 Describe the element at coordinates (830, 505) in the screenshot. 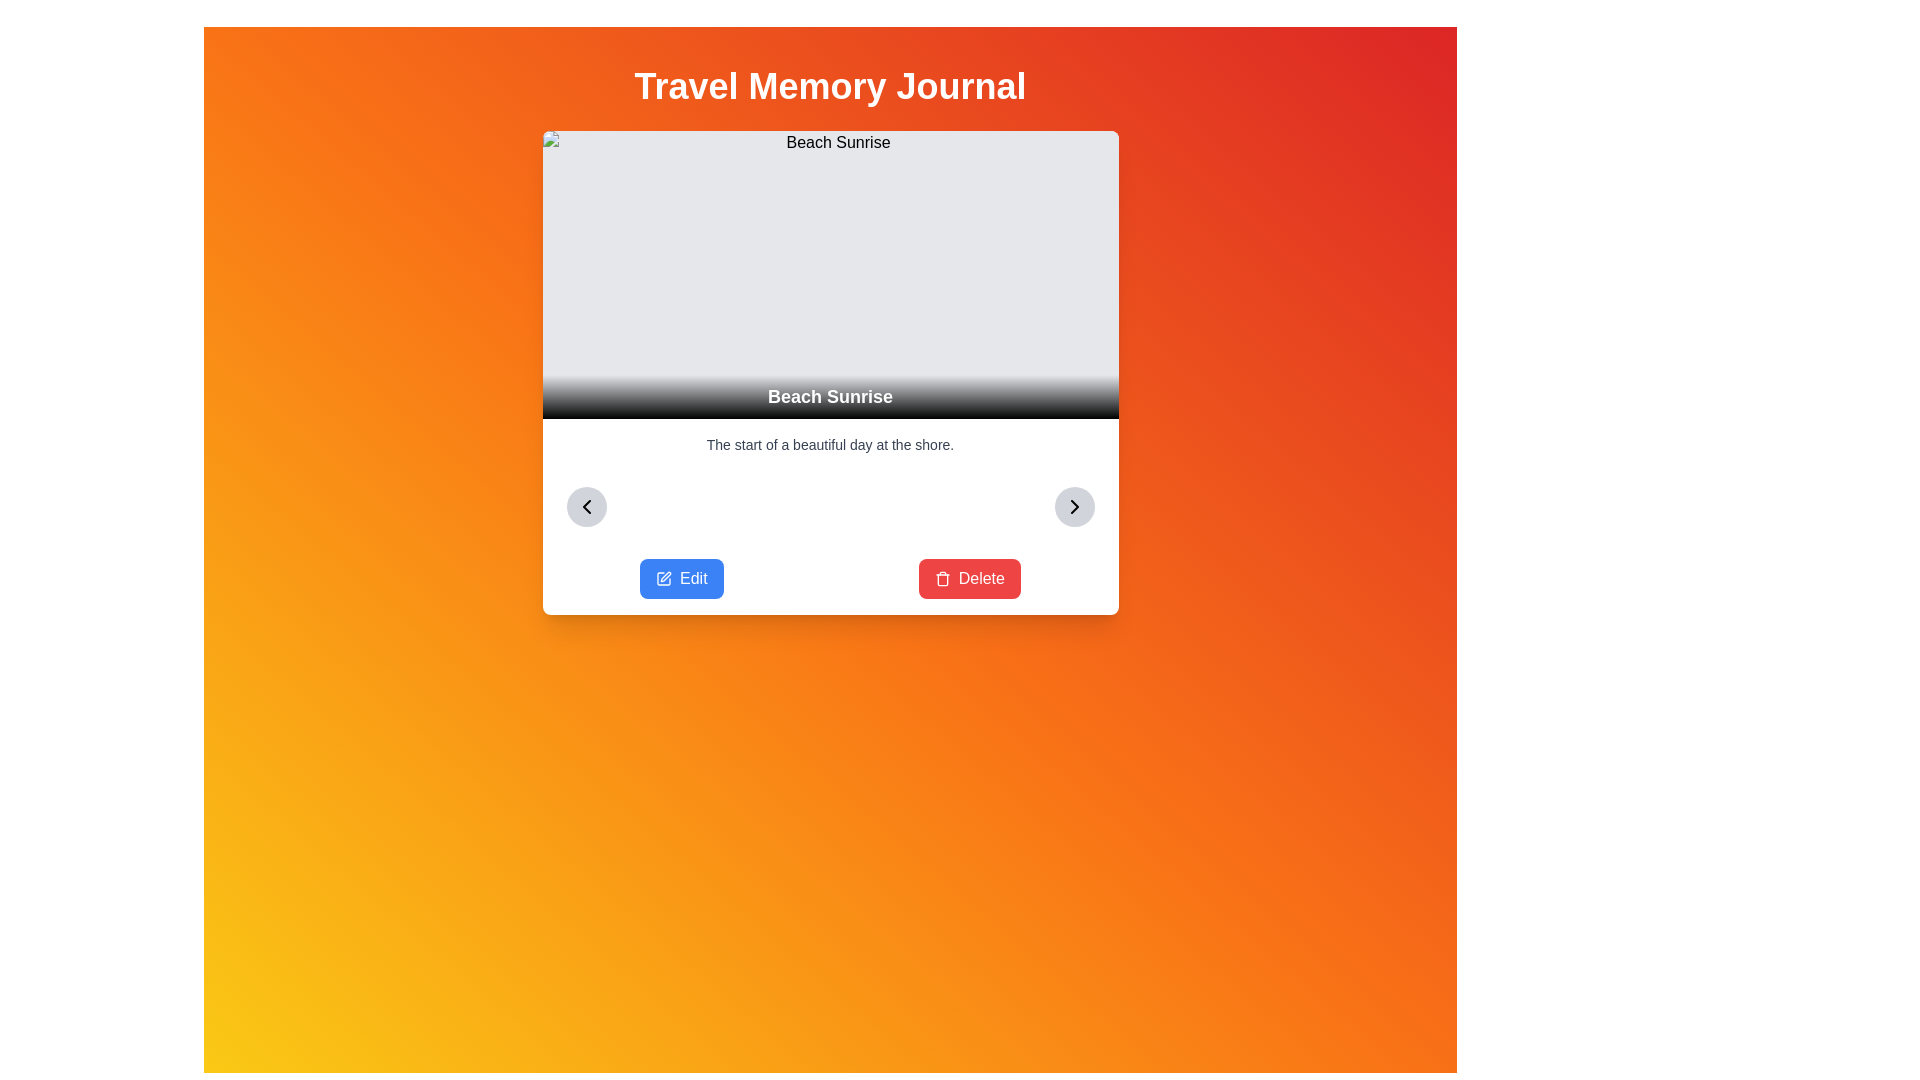

I see `navigation or pagination control located within the card-like component, positioned directly below the description text and above the action buttons (Edit and Delete)` at that location.